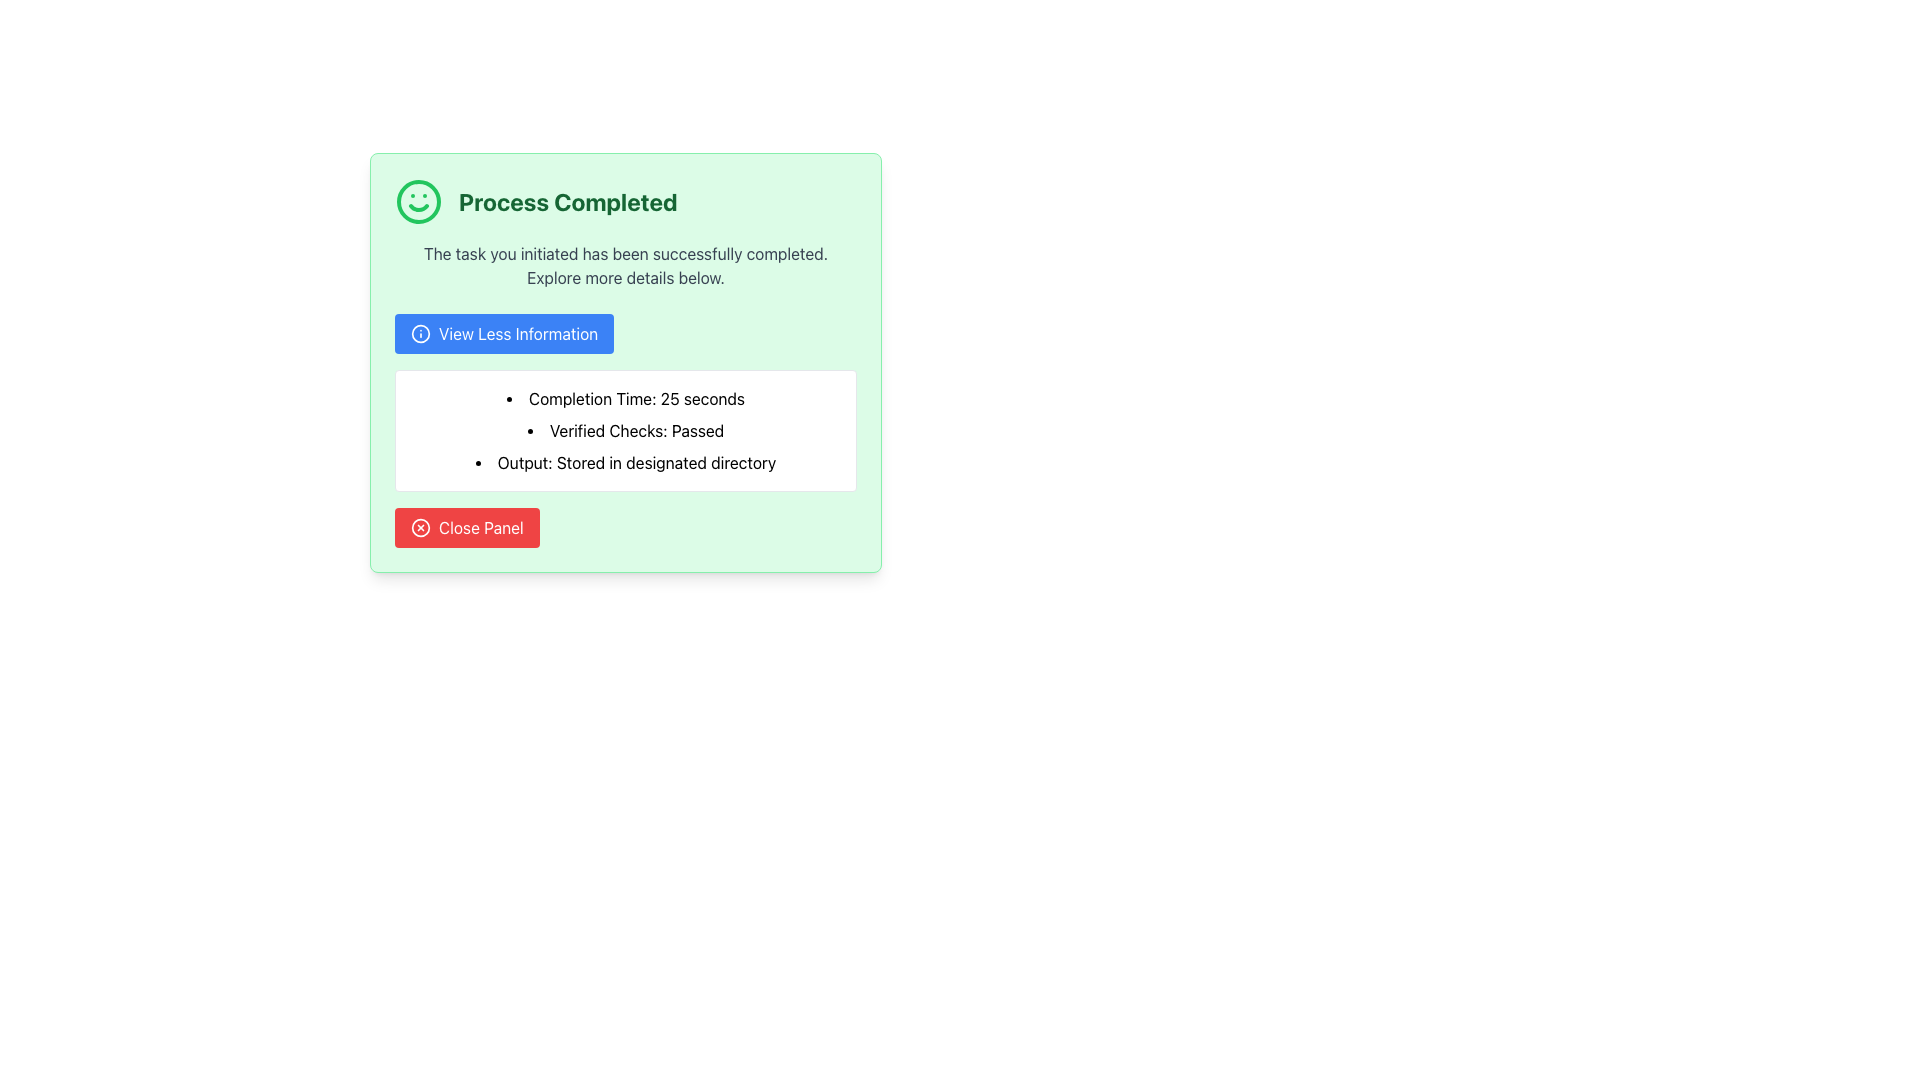  I want to click on the bright red 'Close Panel' button with rounded corners, which features white text and an 'X' icon, so click(466, 527).